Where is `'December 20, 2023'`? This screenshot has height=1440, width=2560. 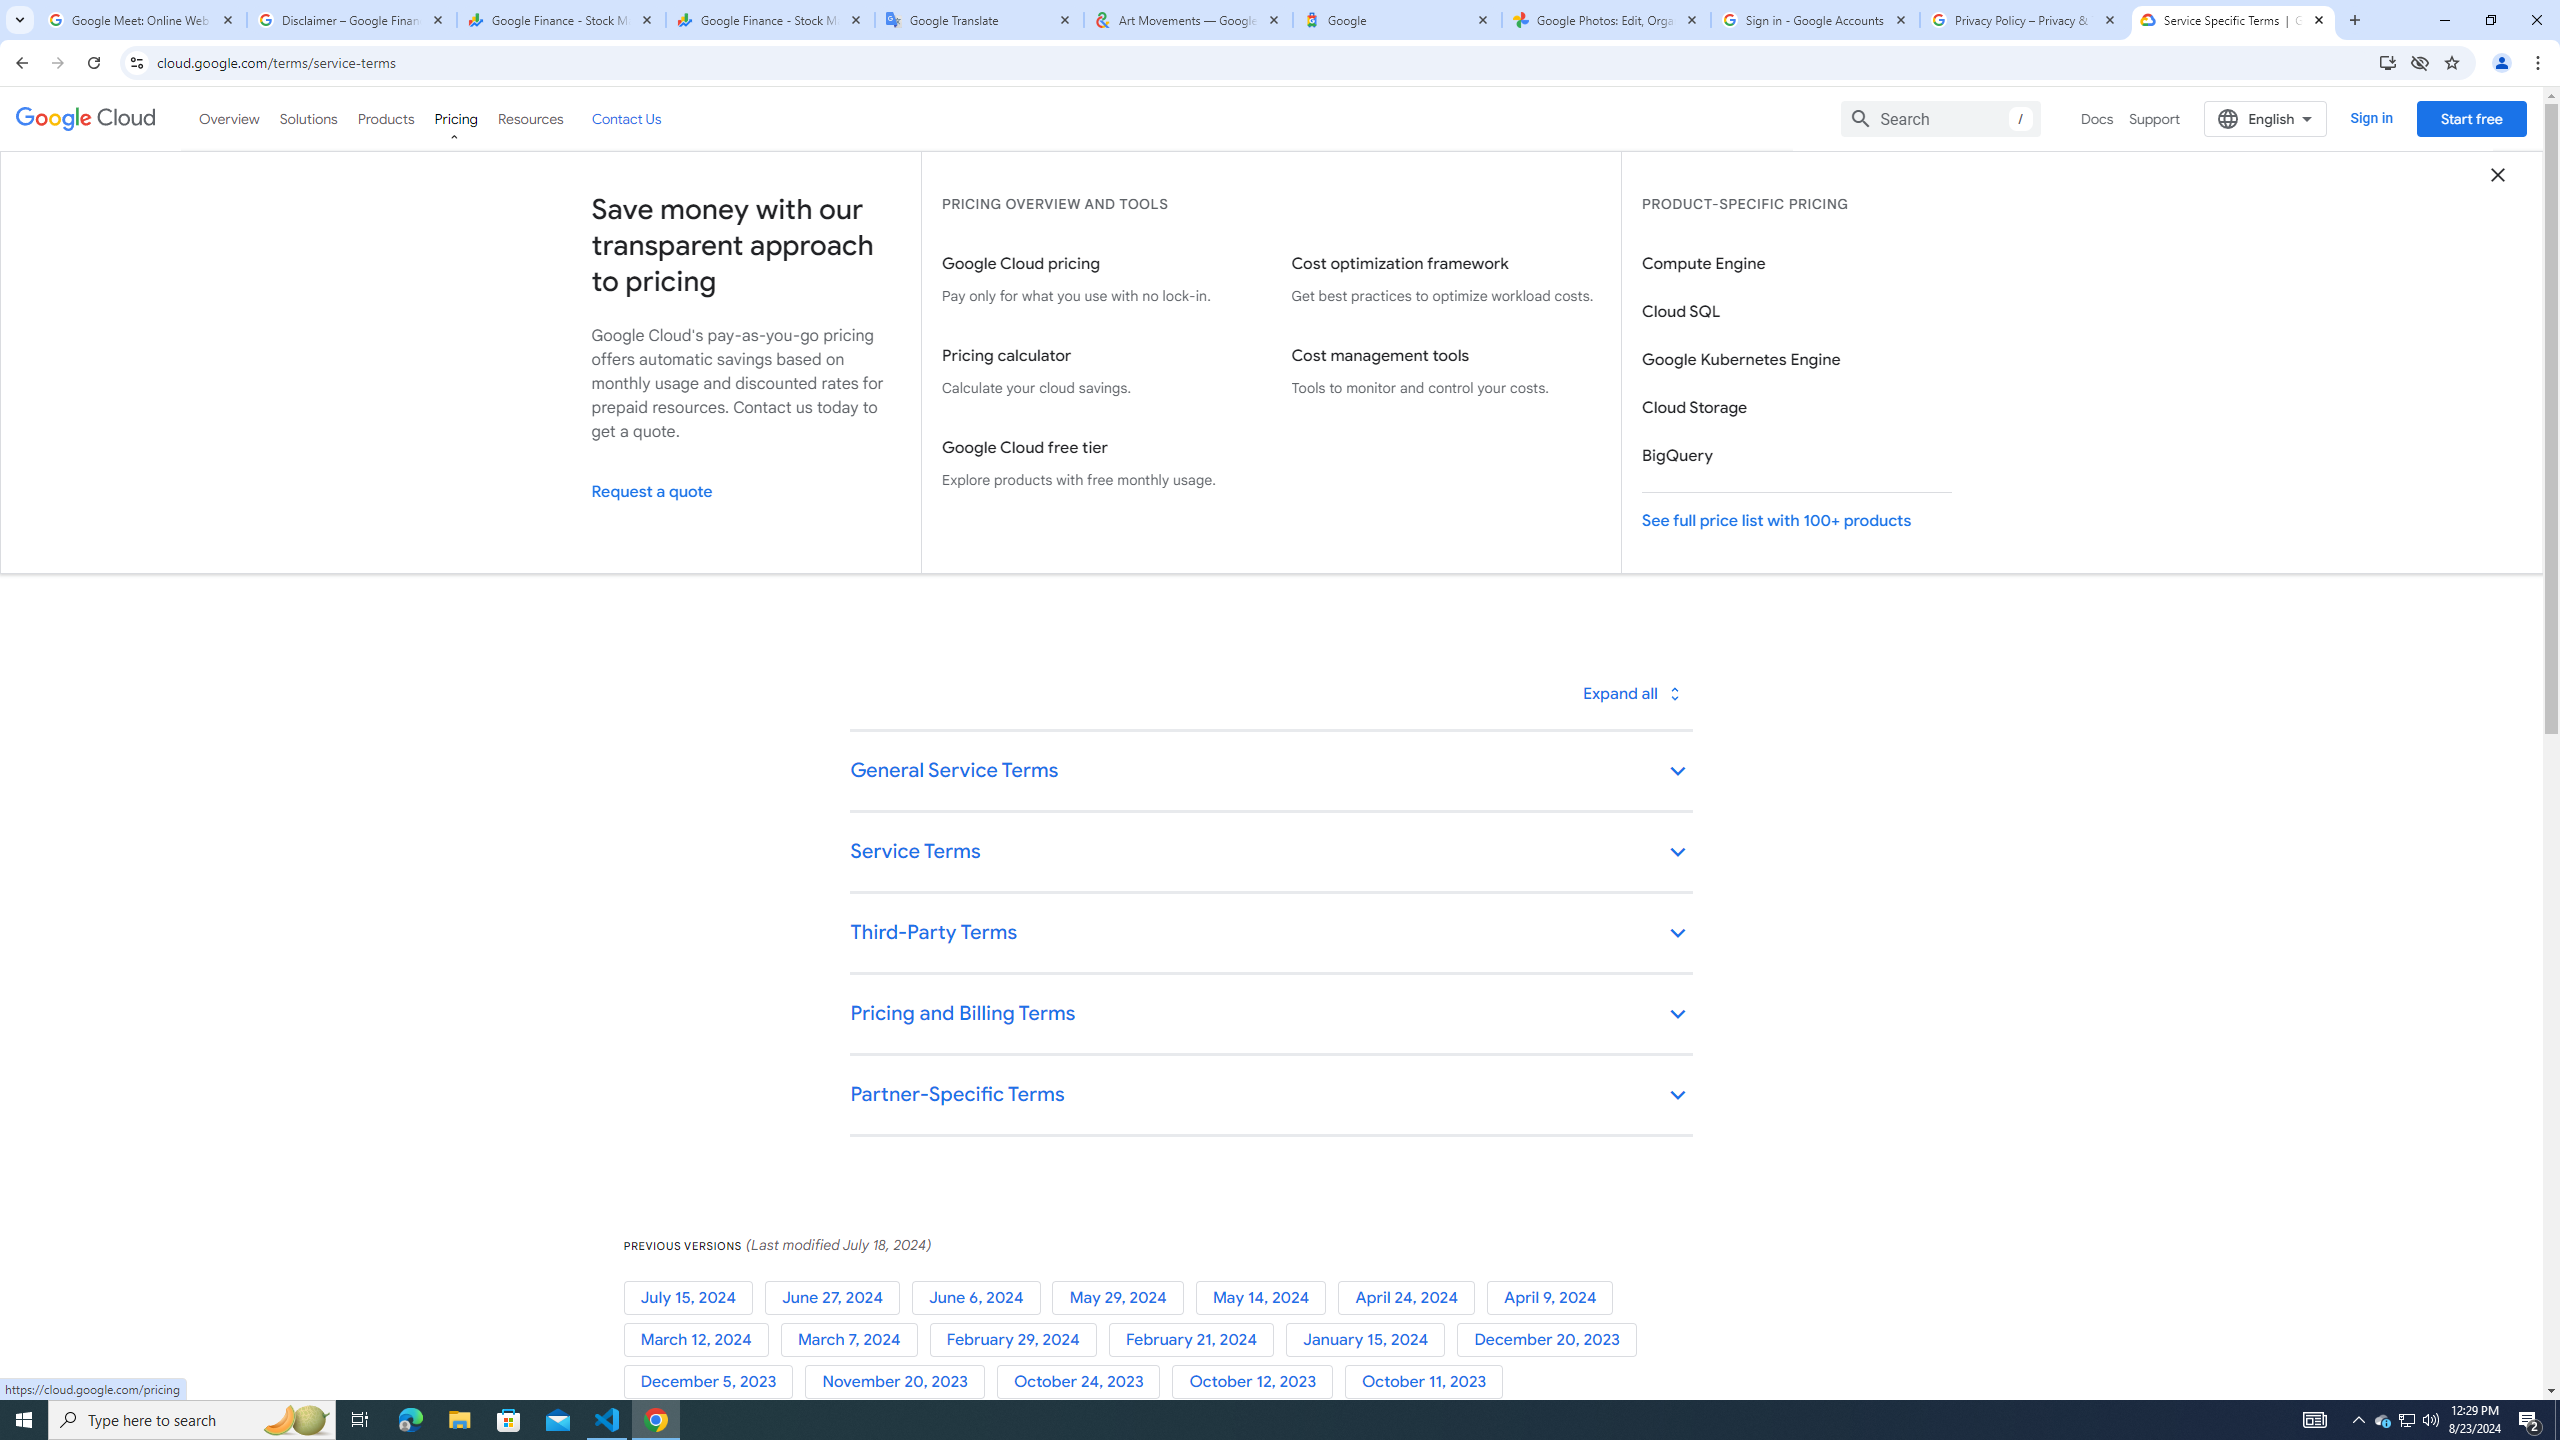
'December 20, 2023' is located at coordinates (1550, 1338).